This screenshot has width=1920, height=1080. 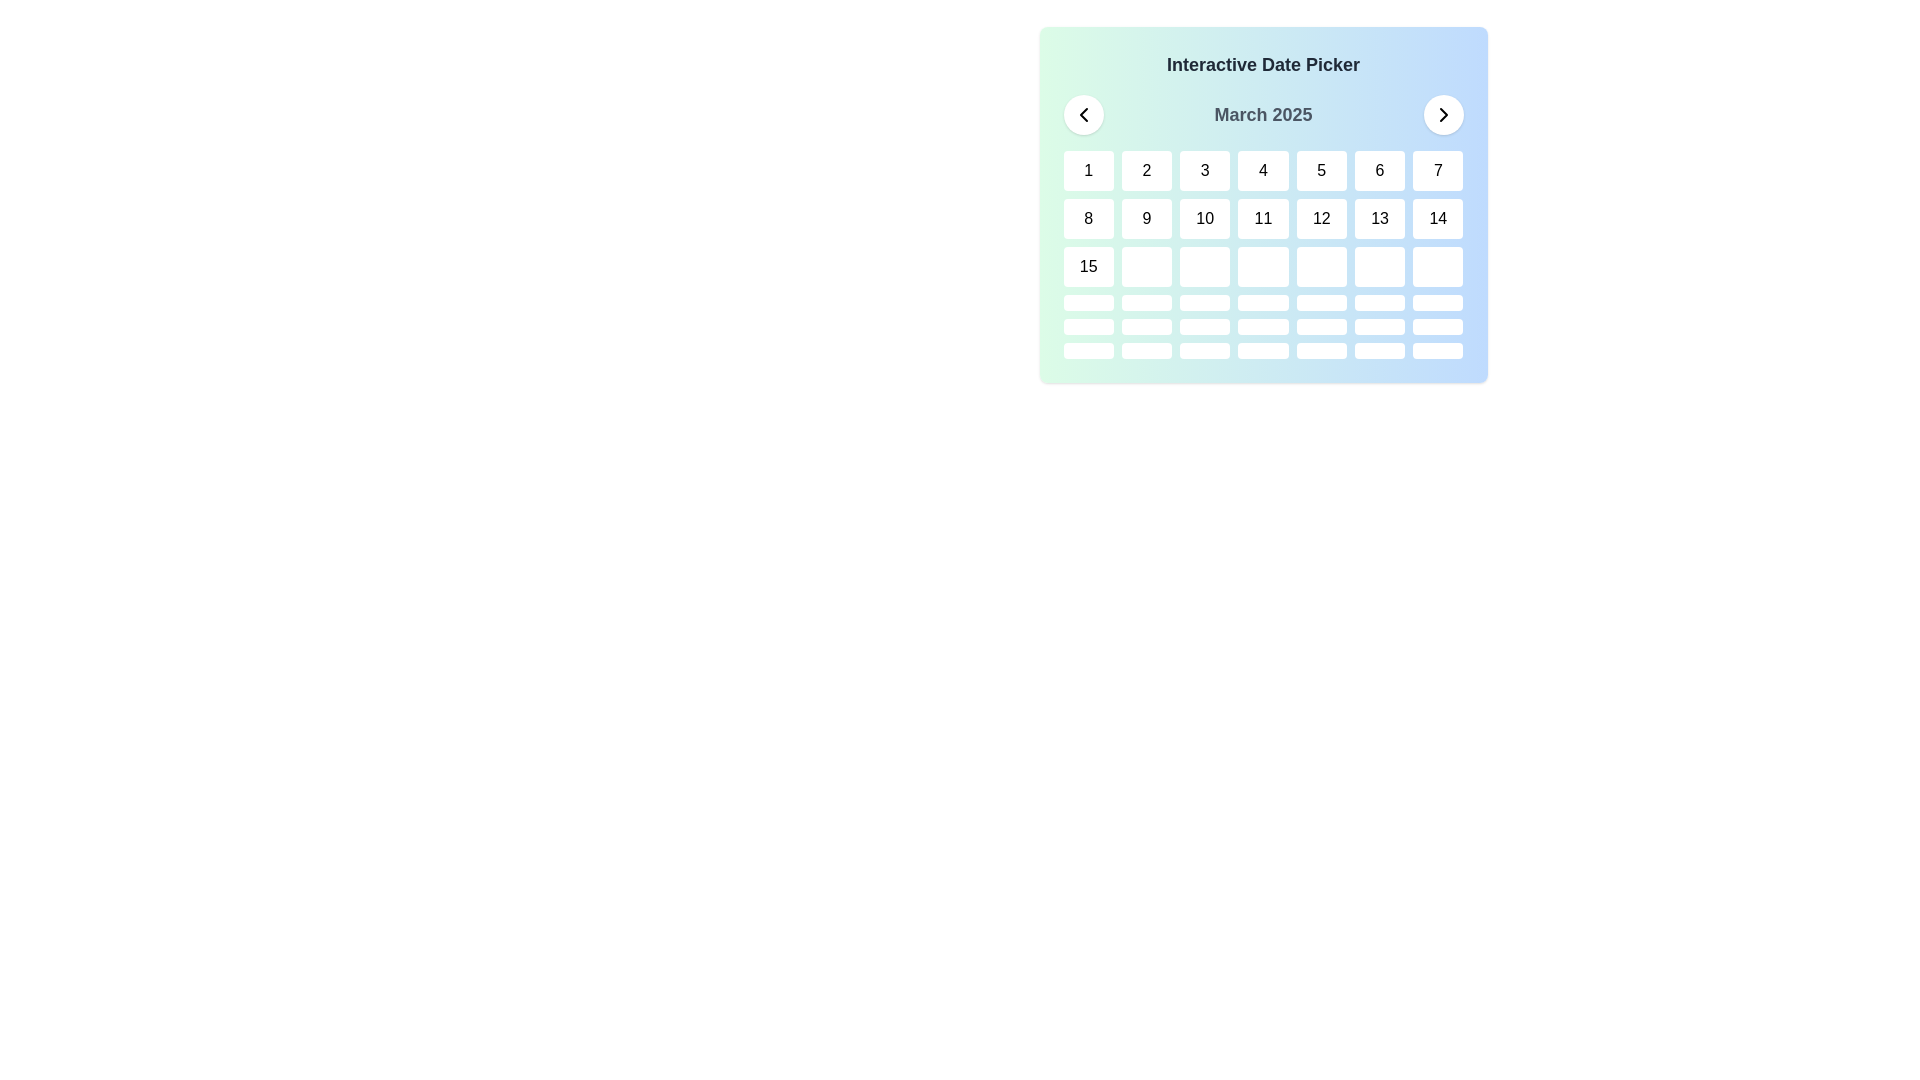 I want to click on the 4th button in the 5th row of the grid, so click(x=1262, y=350).